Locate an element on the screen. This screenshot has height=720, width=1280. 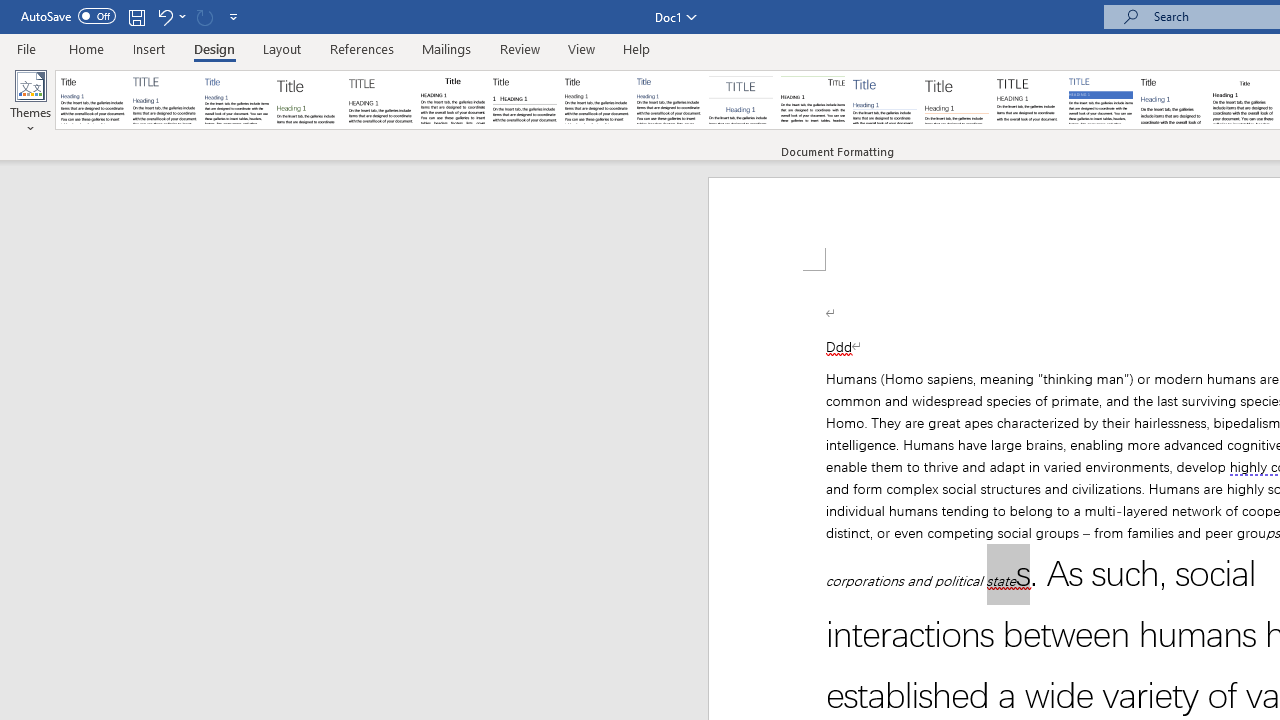
'Lines (Simple)' is located at coordinates (884, 100).